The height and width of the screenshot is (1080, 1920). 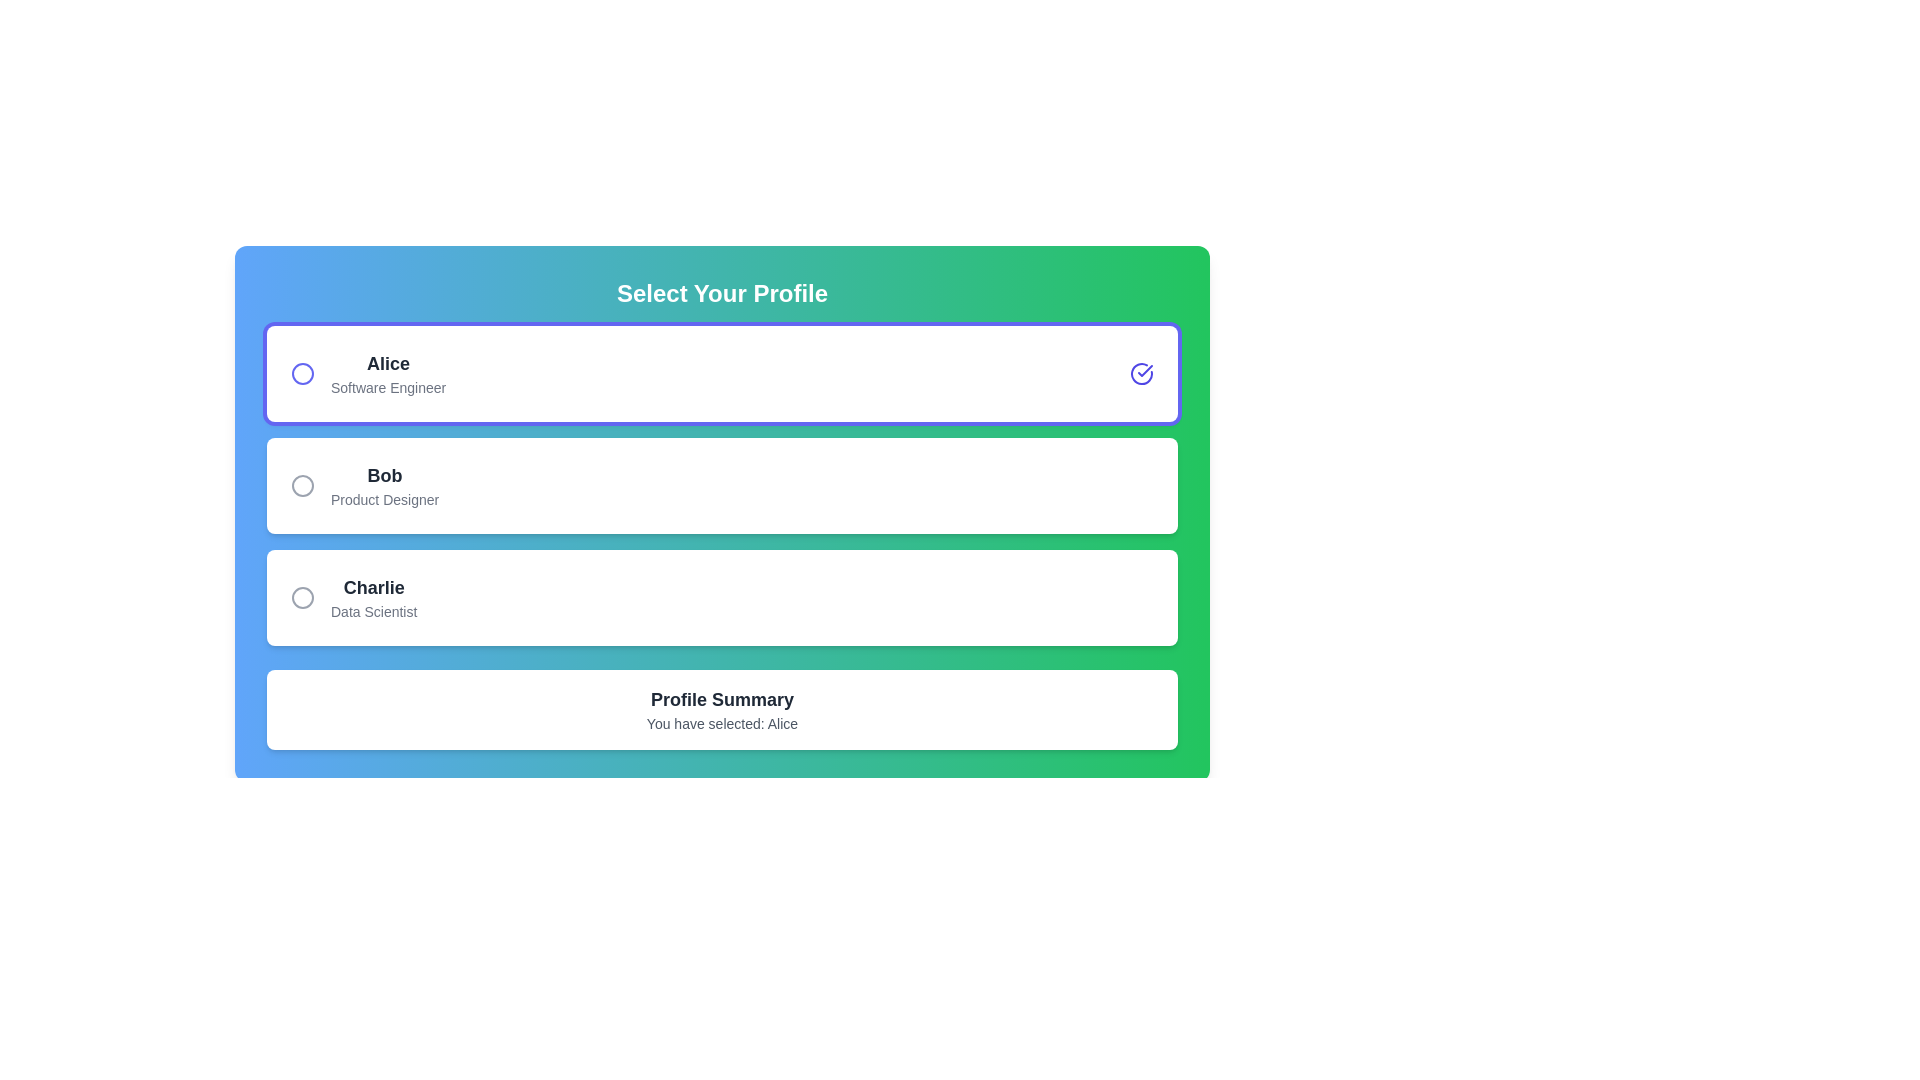 I want to click on displayed text of the profile option containing the name 'Alice' in bold and the job title 'Software Engineer' below it, located in the first option of the profile options group, so click(x=368, y=374).